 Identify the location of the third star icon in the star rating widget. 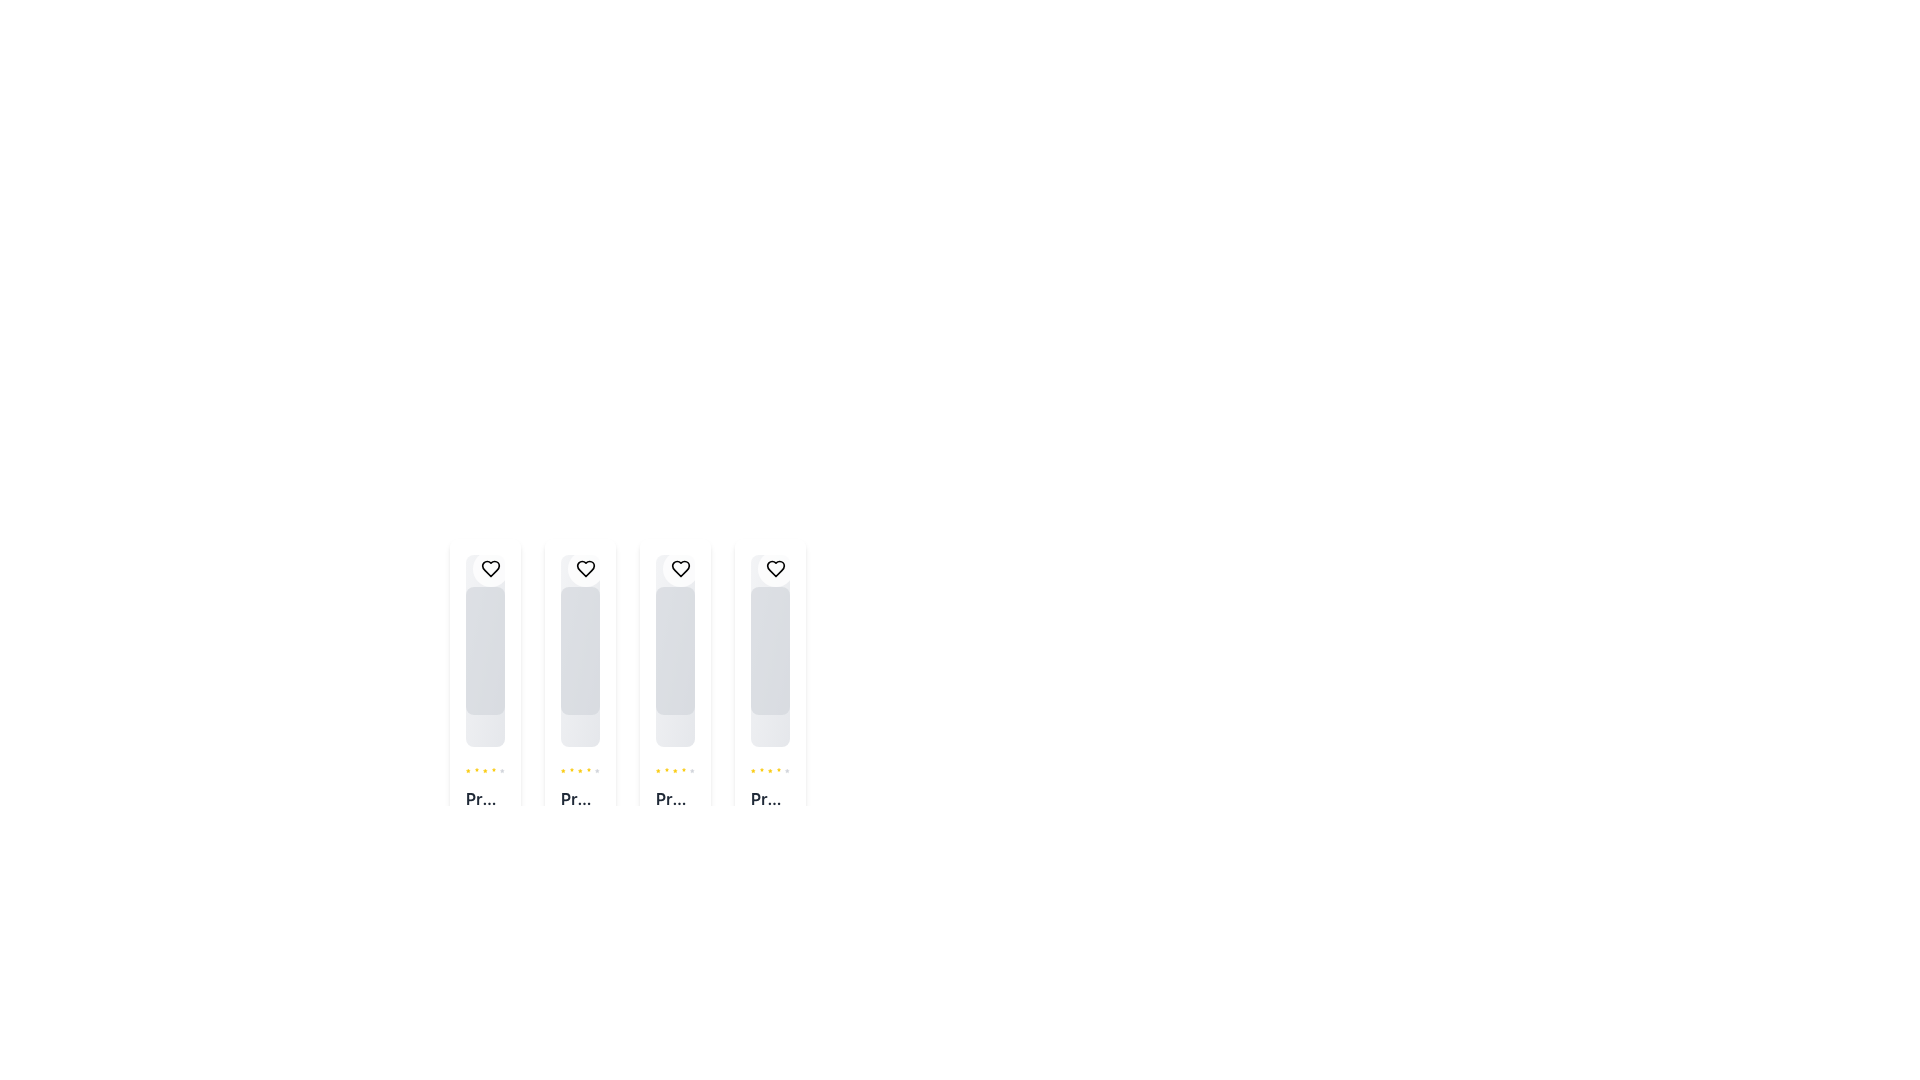
(666, 770).